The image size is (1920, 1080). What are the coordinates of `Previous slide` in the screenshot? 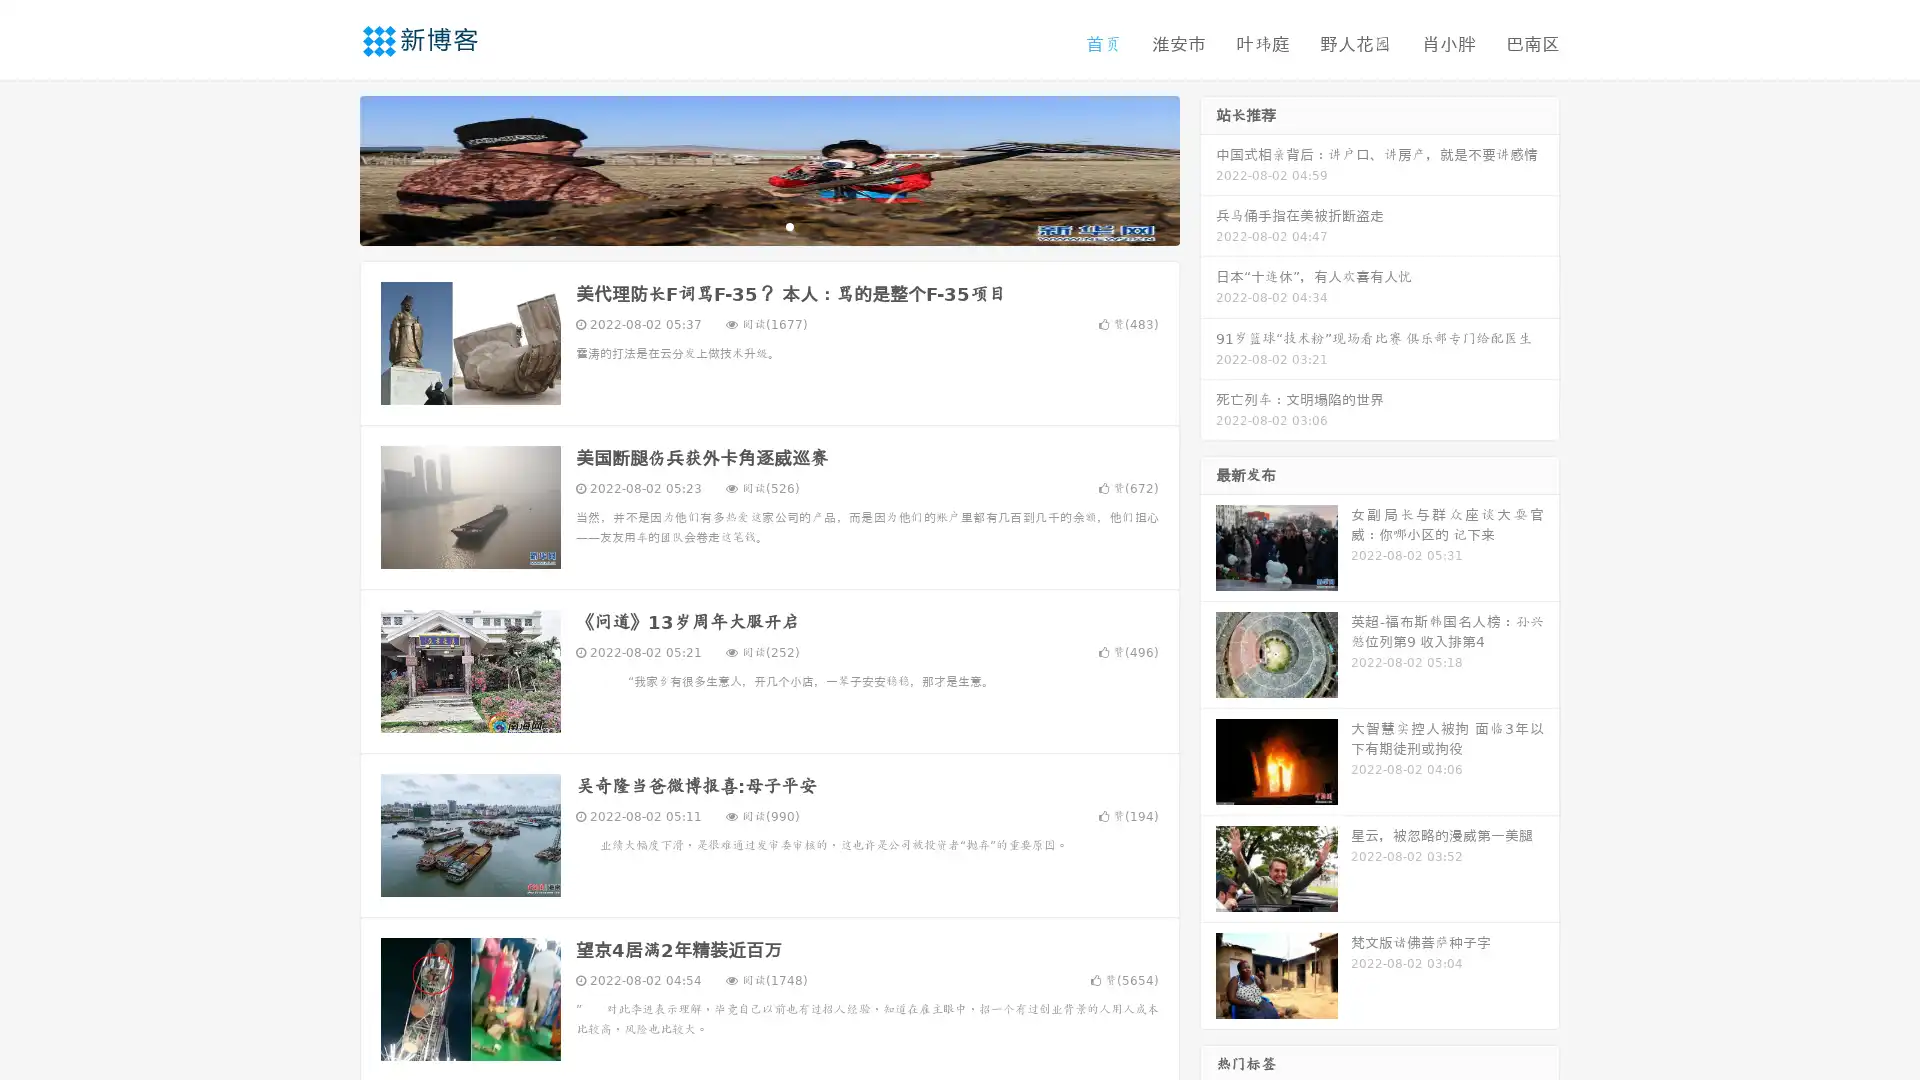 It's located at (330, 168).